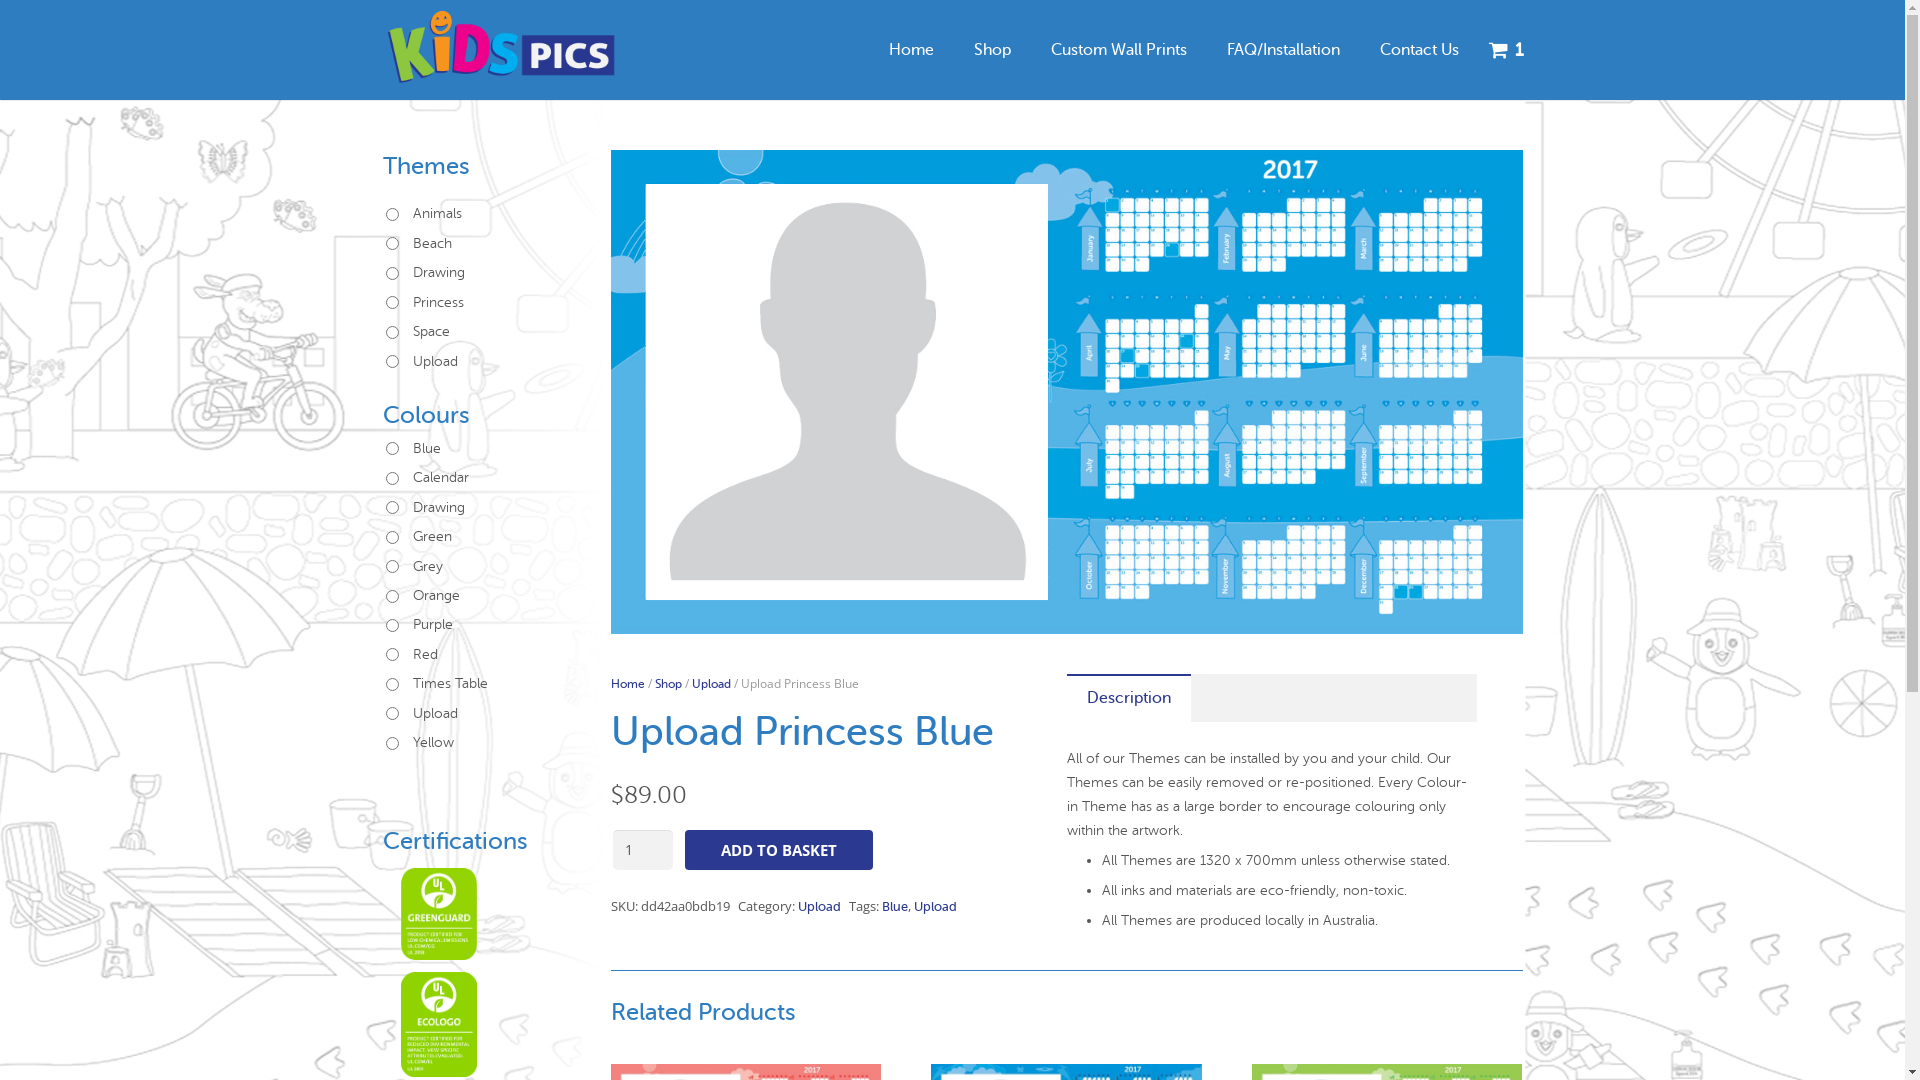 Image resolution: width=1920 pixels, height=1080 pixels. I want to click on 'Contact Us', so click(1359, 49).